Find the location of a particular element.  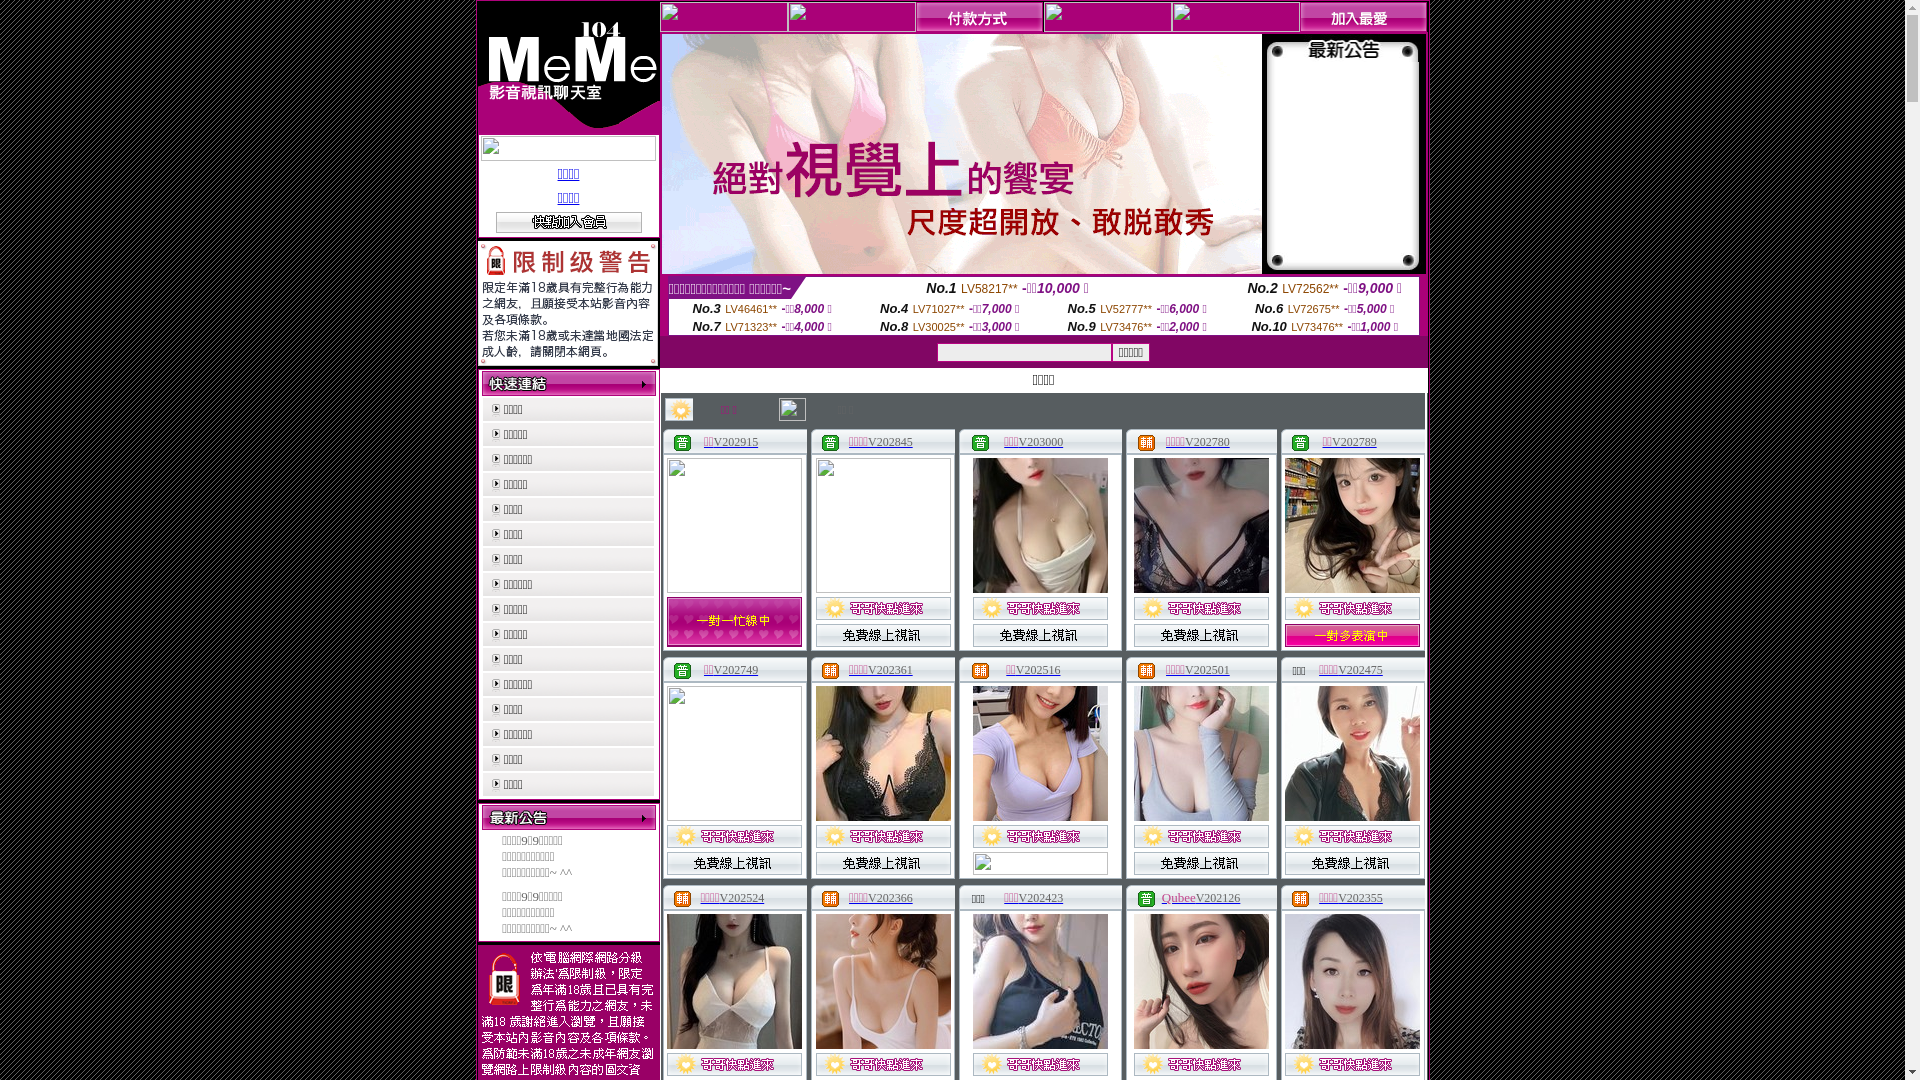

'V202915' is located at coordinates (734, 441).